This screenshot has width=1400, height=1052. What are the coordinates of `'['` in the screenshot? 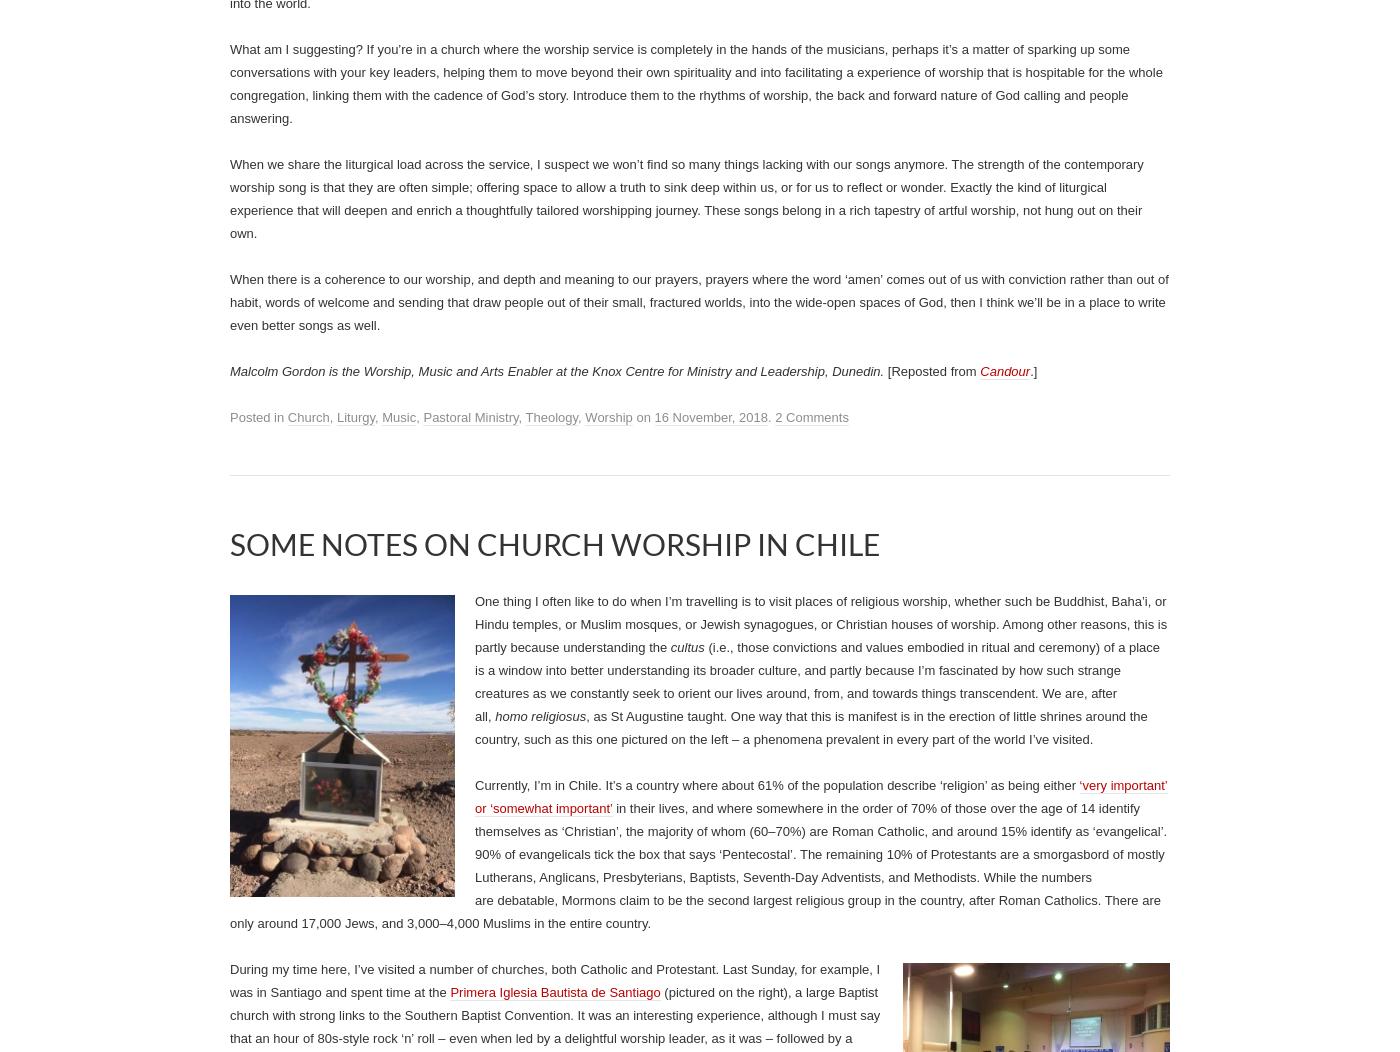 It's located at (889, 371).